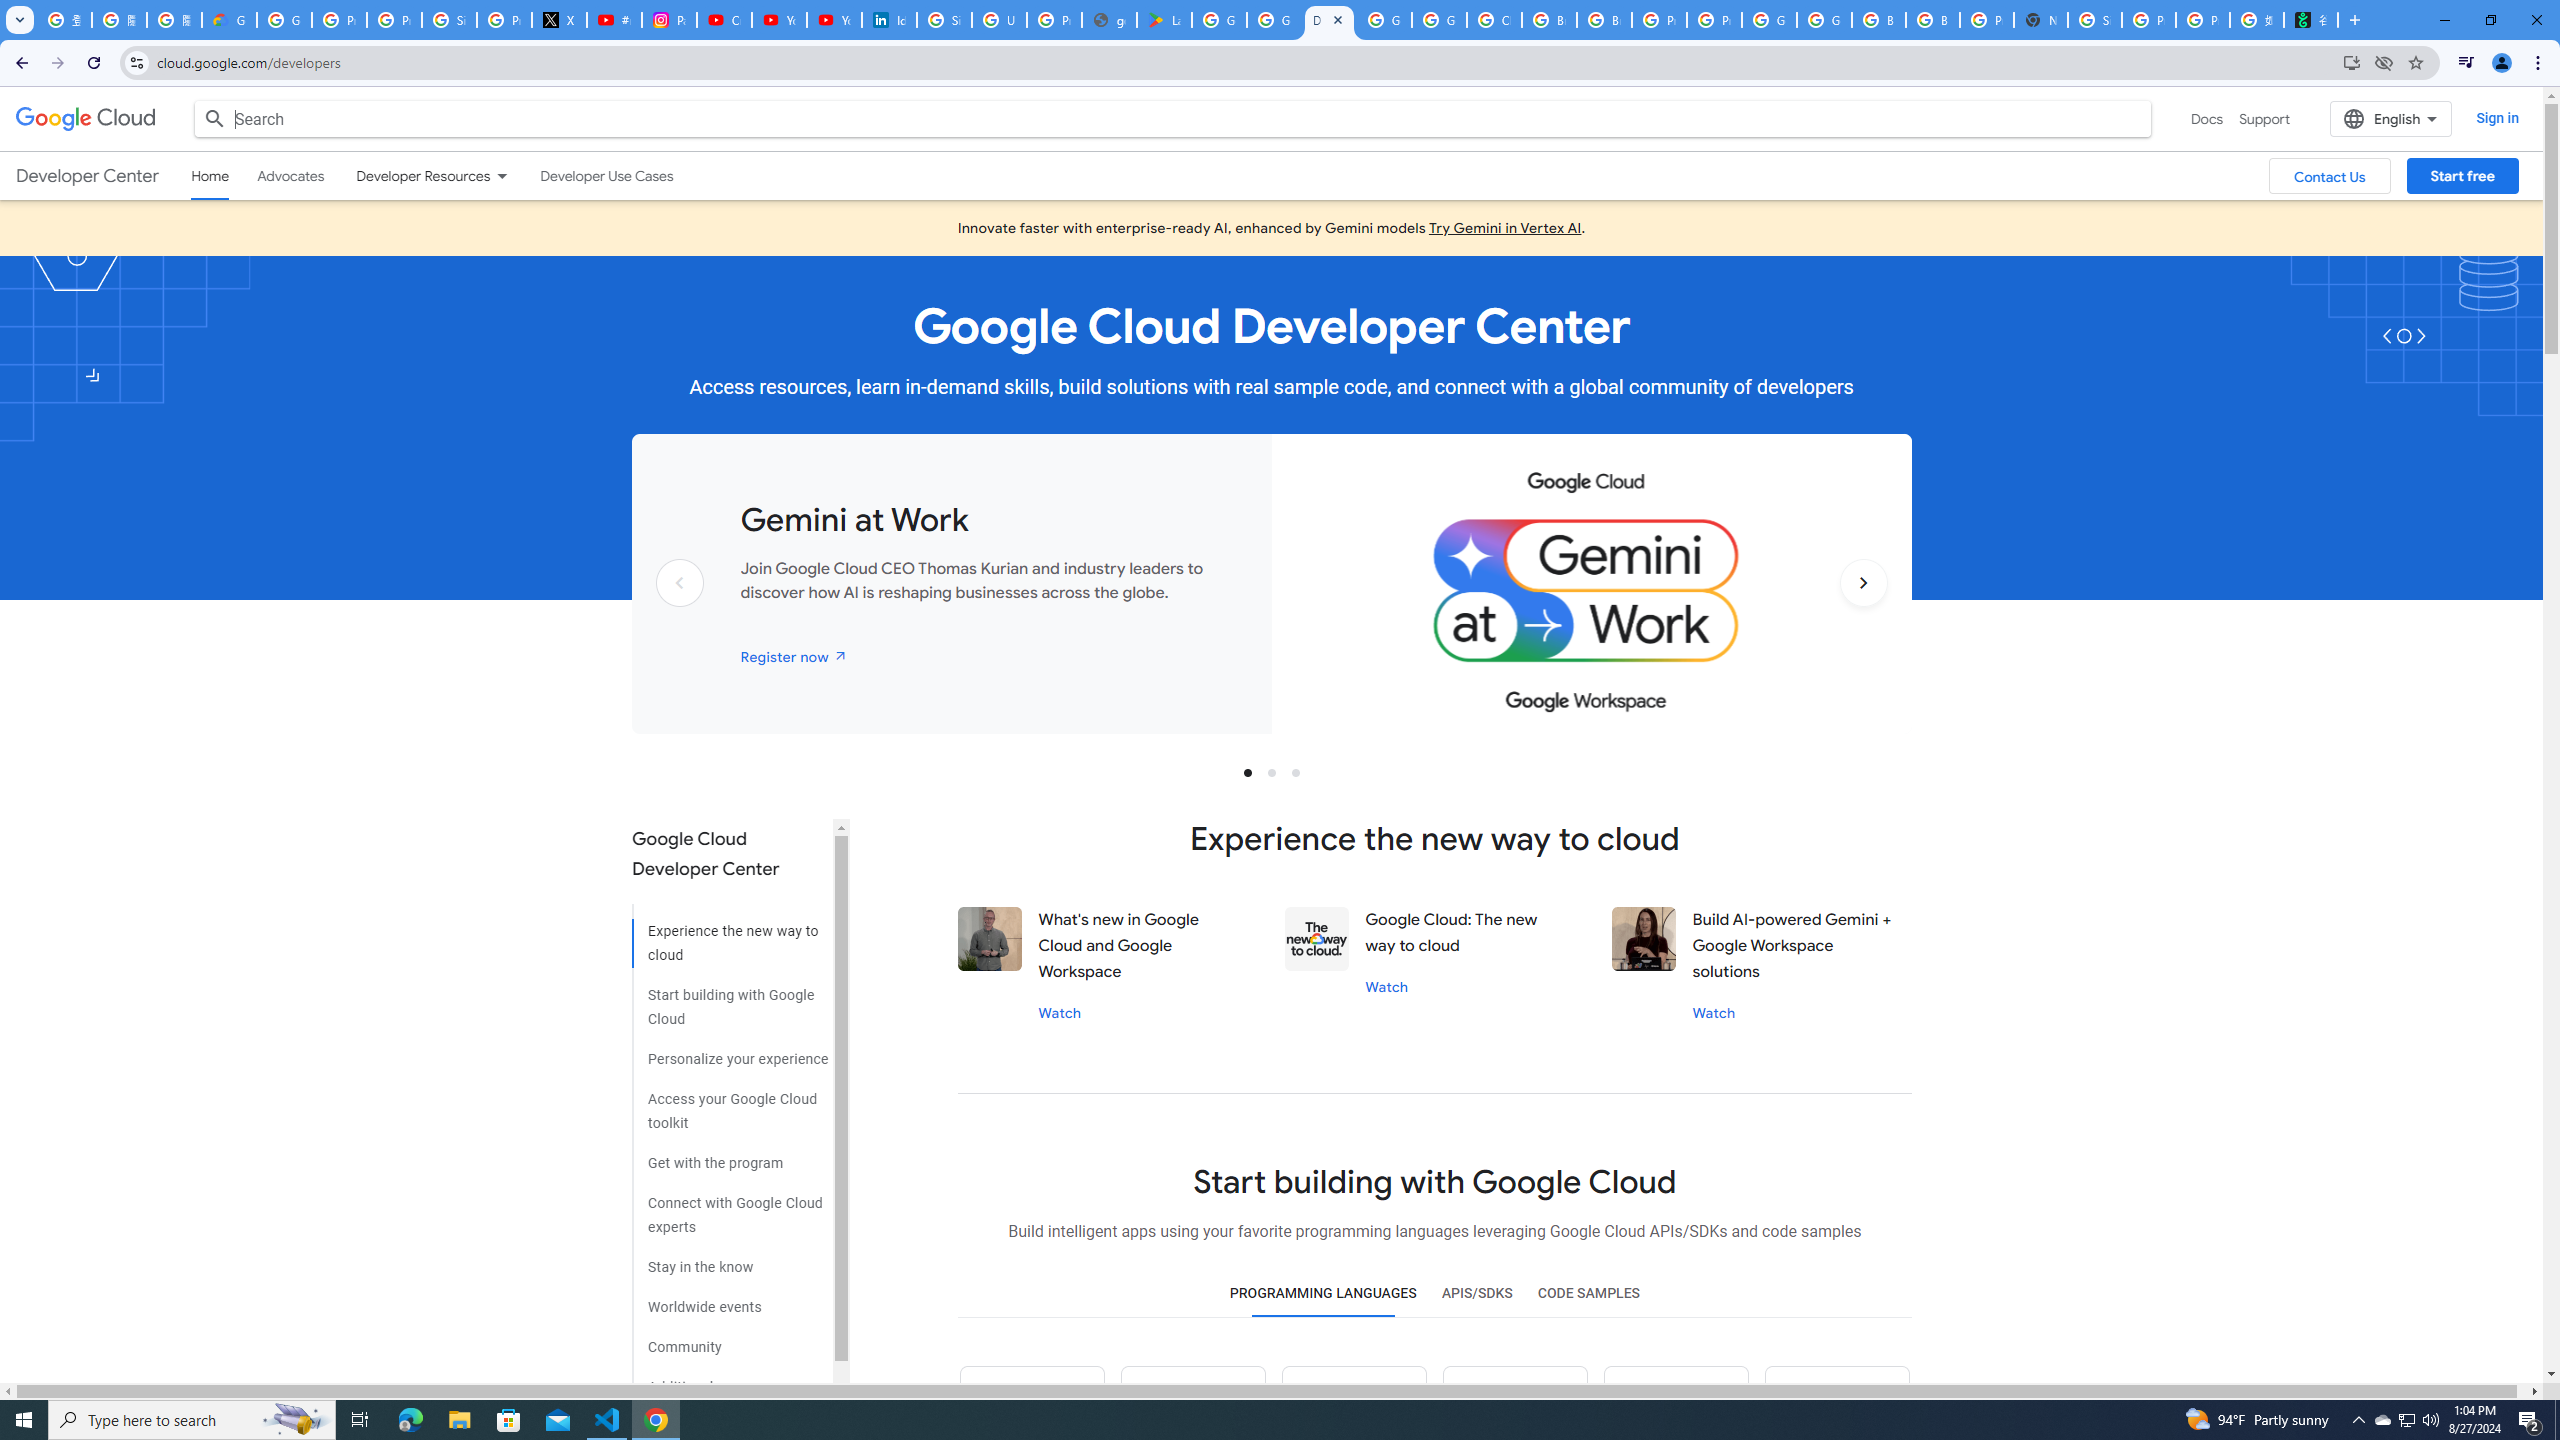 The image size is (2560, 1440). What do you see at coordinates (2328, 176) in the screenshot?
I see `'Contact Us'` at bounding box center [2328, 176].